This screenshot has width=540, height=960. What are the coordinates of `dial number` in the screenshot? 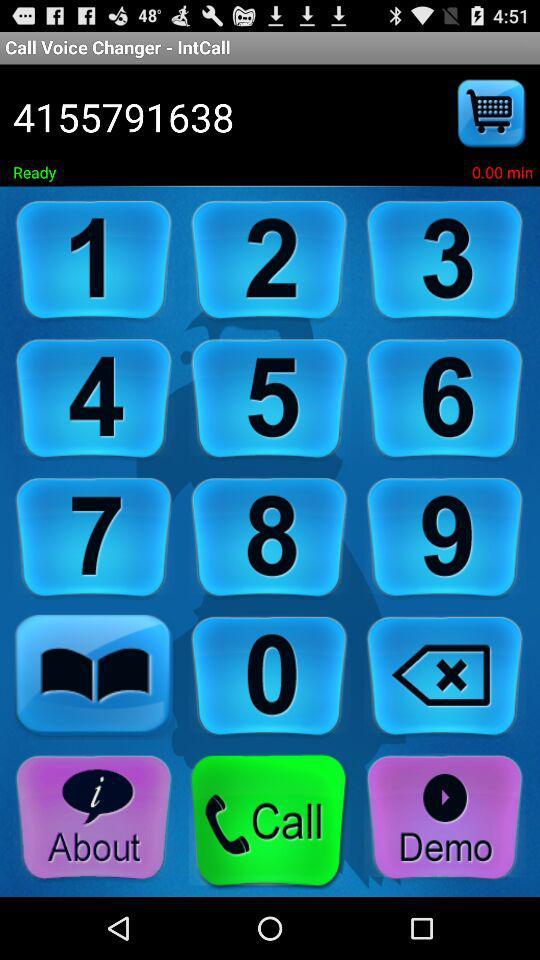 It's located at (269, 260).